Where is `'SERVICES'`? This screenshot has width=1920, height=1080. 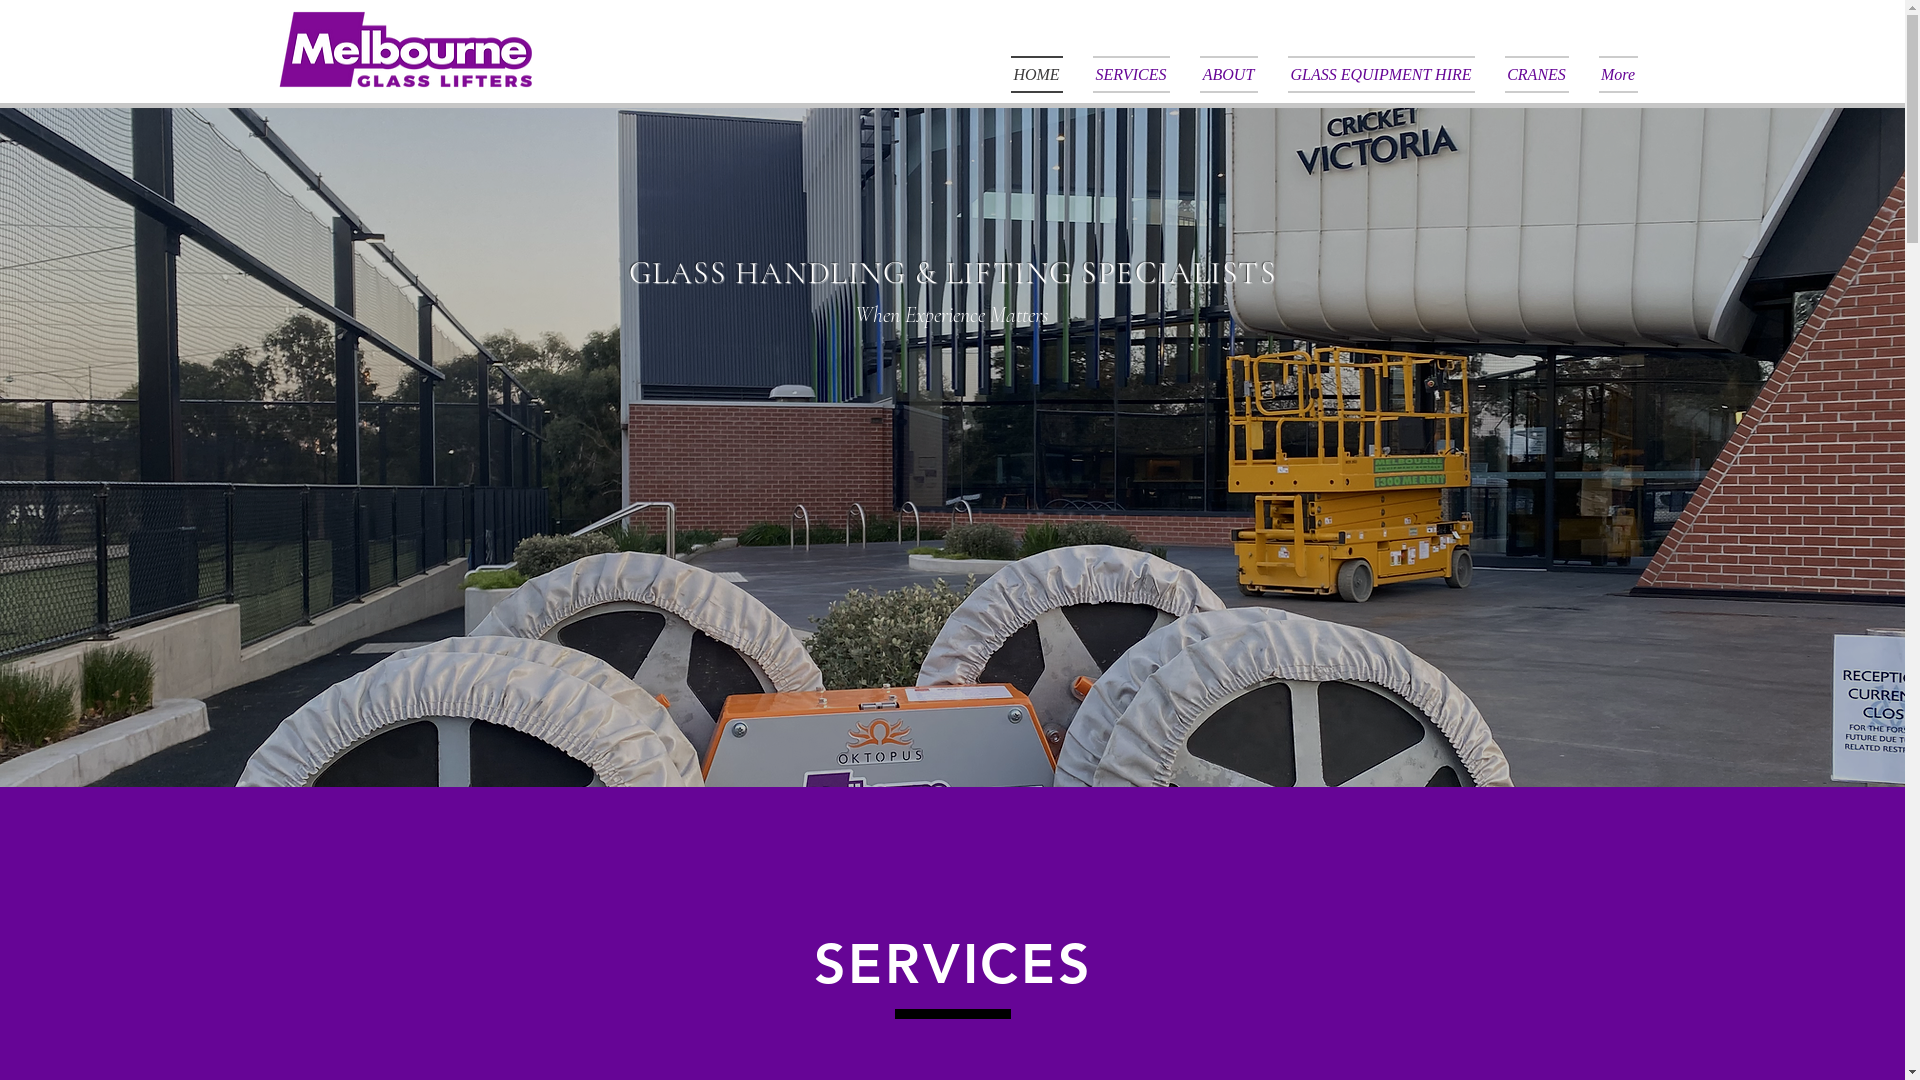 'SERVICES' is located at coordinates (1077, 73).